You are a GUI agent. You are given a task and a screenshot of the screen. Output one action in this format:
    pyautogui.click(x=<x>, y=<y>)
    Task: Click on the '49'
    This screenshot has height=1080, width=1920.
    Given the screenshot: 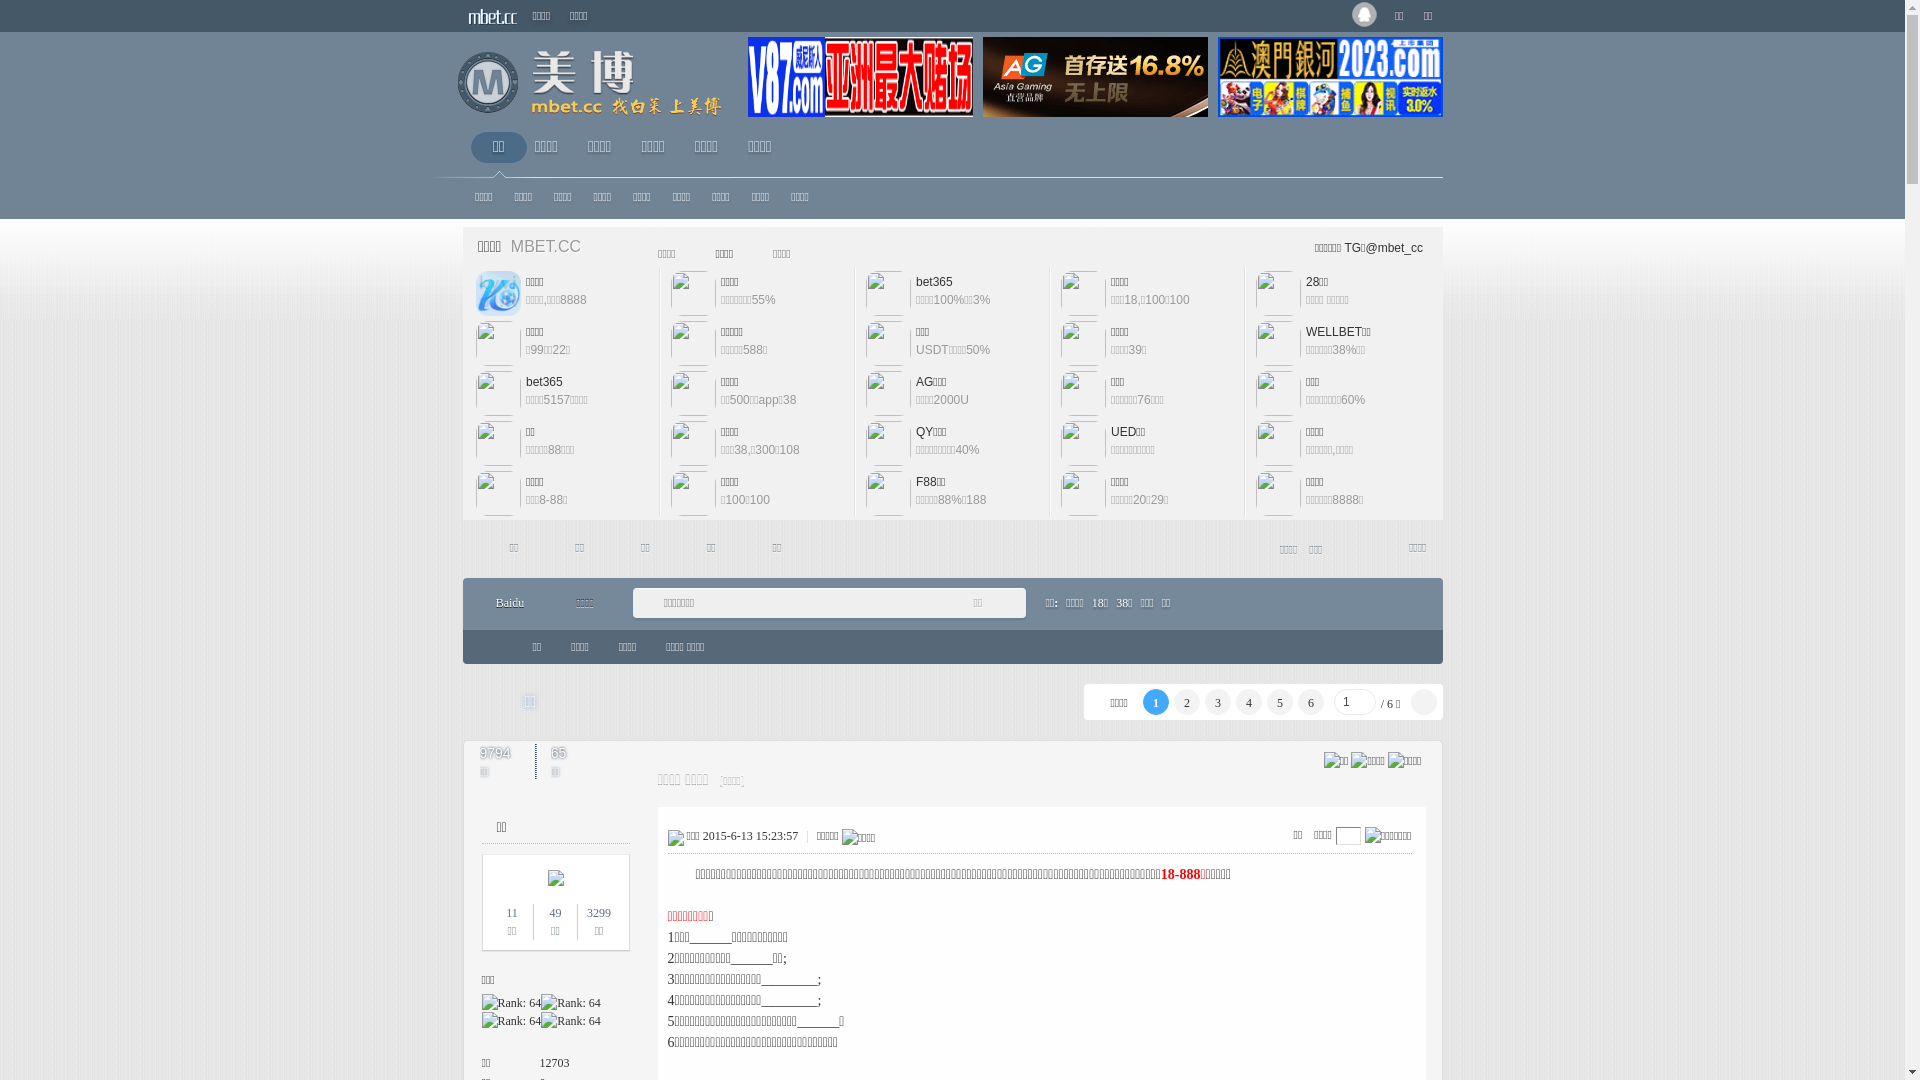 What is the action you would take?
    pyautogui.click(x=548, y=913)
    